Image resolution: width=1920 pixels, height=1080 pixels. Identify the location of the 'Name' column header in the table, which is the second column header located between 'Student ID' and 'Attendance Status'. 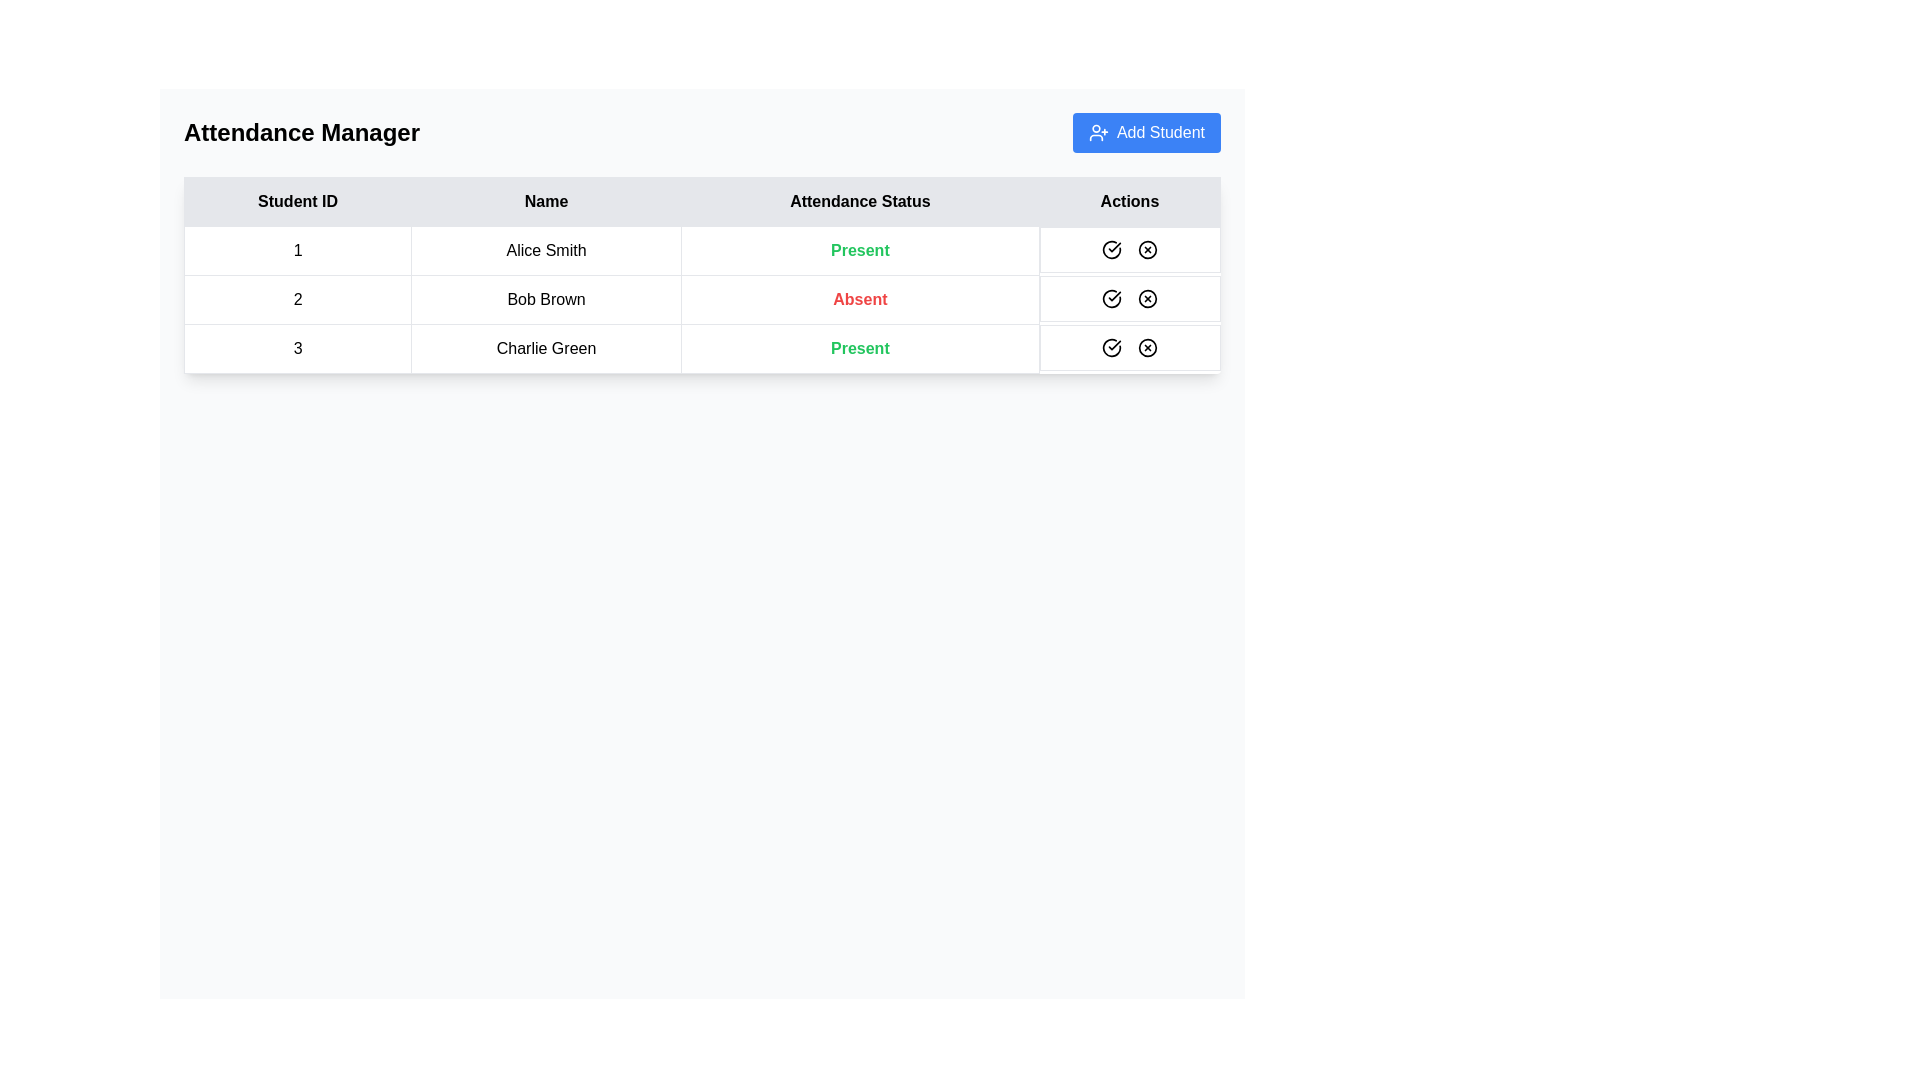
(546, 201).